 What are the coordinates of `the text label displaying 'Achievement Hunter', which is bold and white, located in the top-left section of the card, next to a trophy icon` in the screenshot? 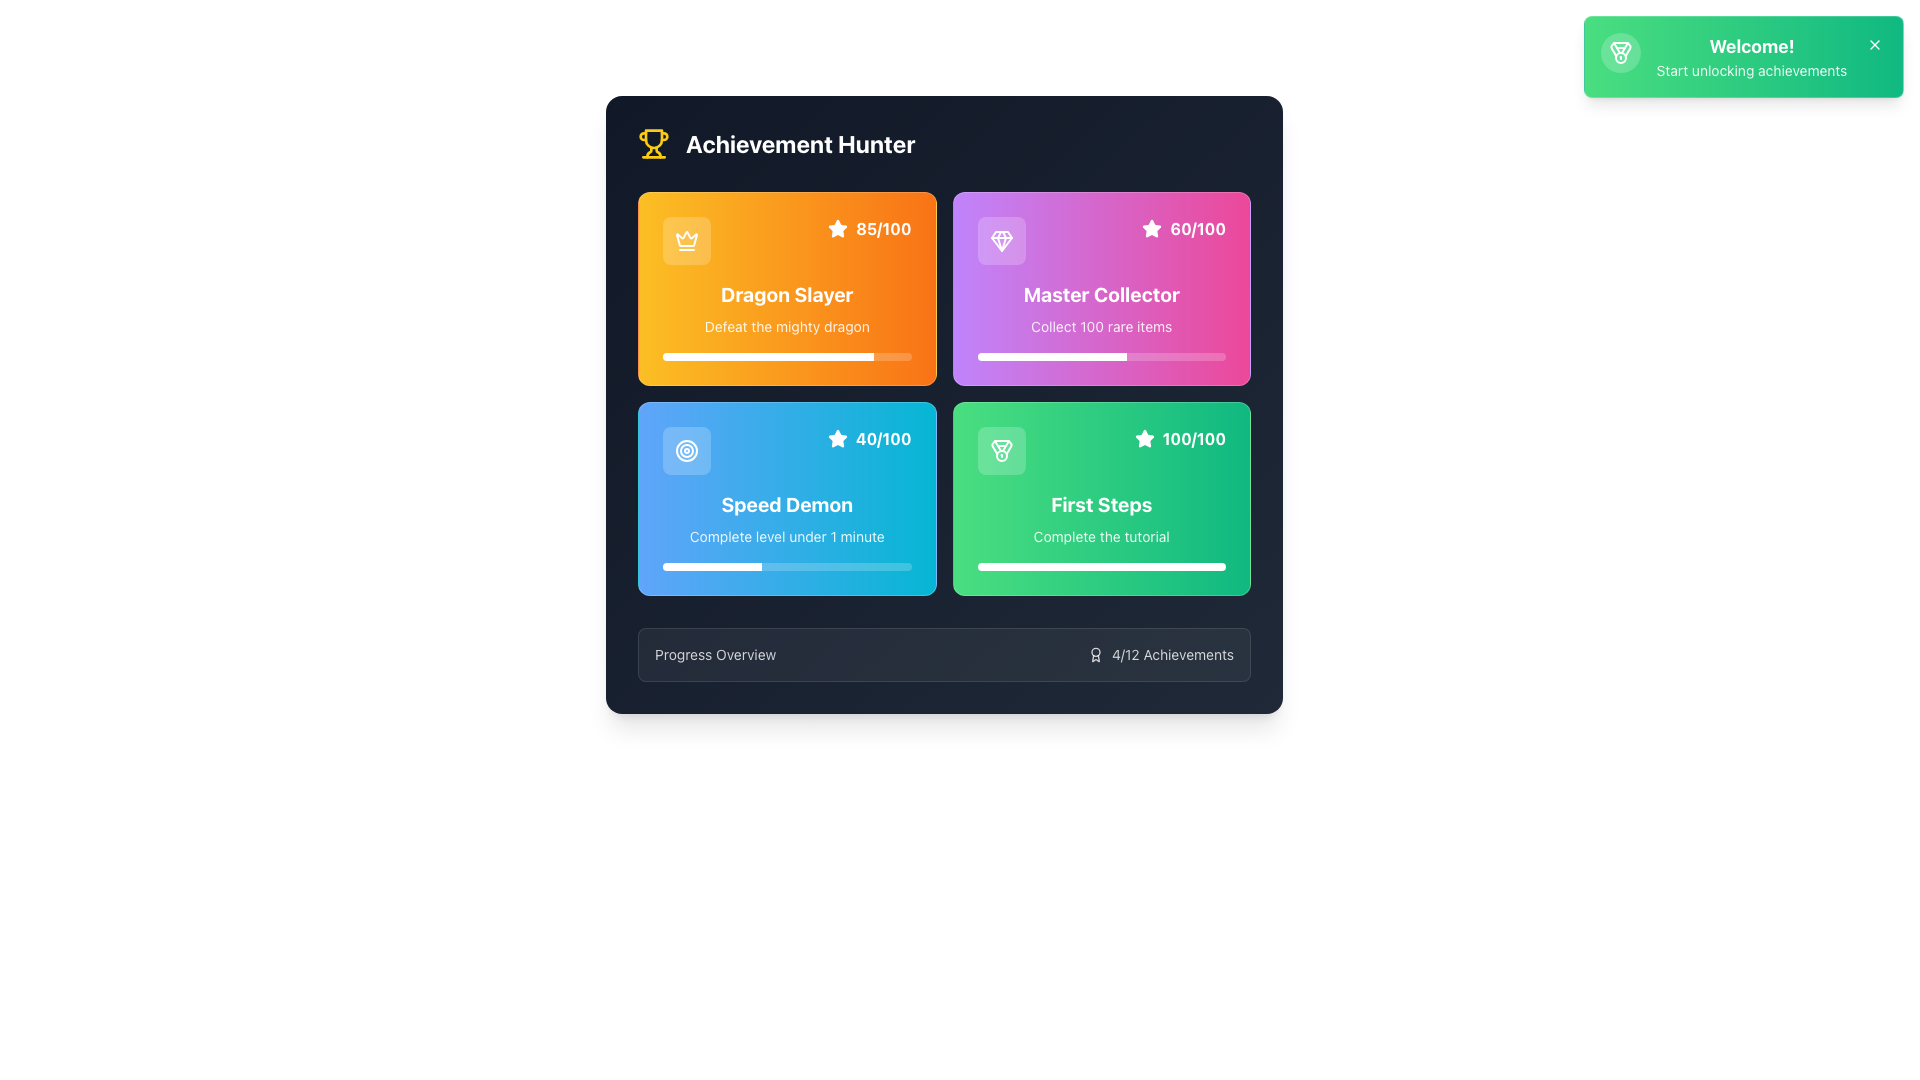 It's located at (800, 142).